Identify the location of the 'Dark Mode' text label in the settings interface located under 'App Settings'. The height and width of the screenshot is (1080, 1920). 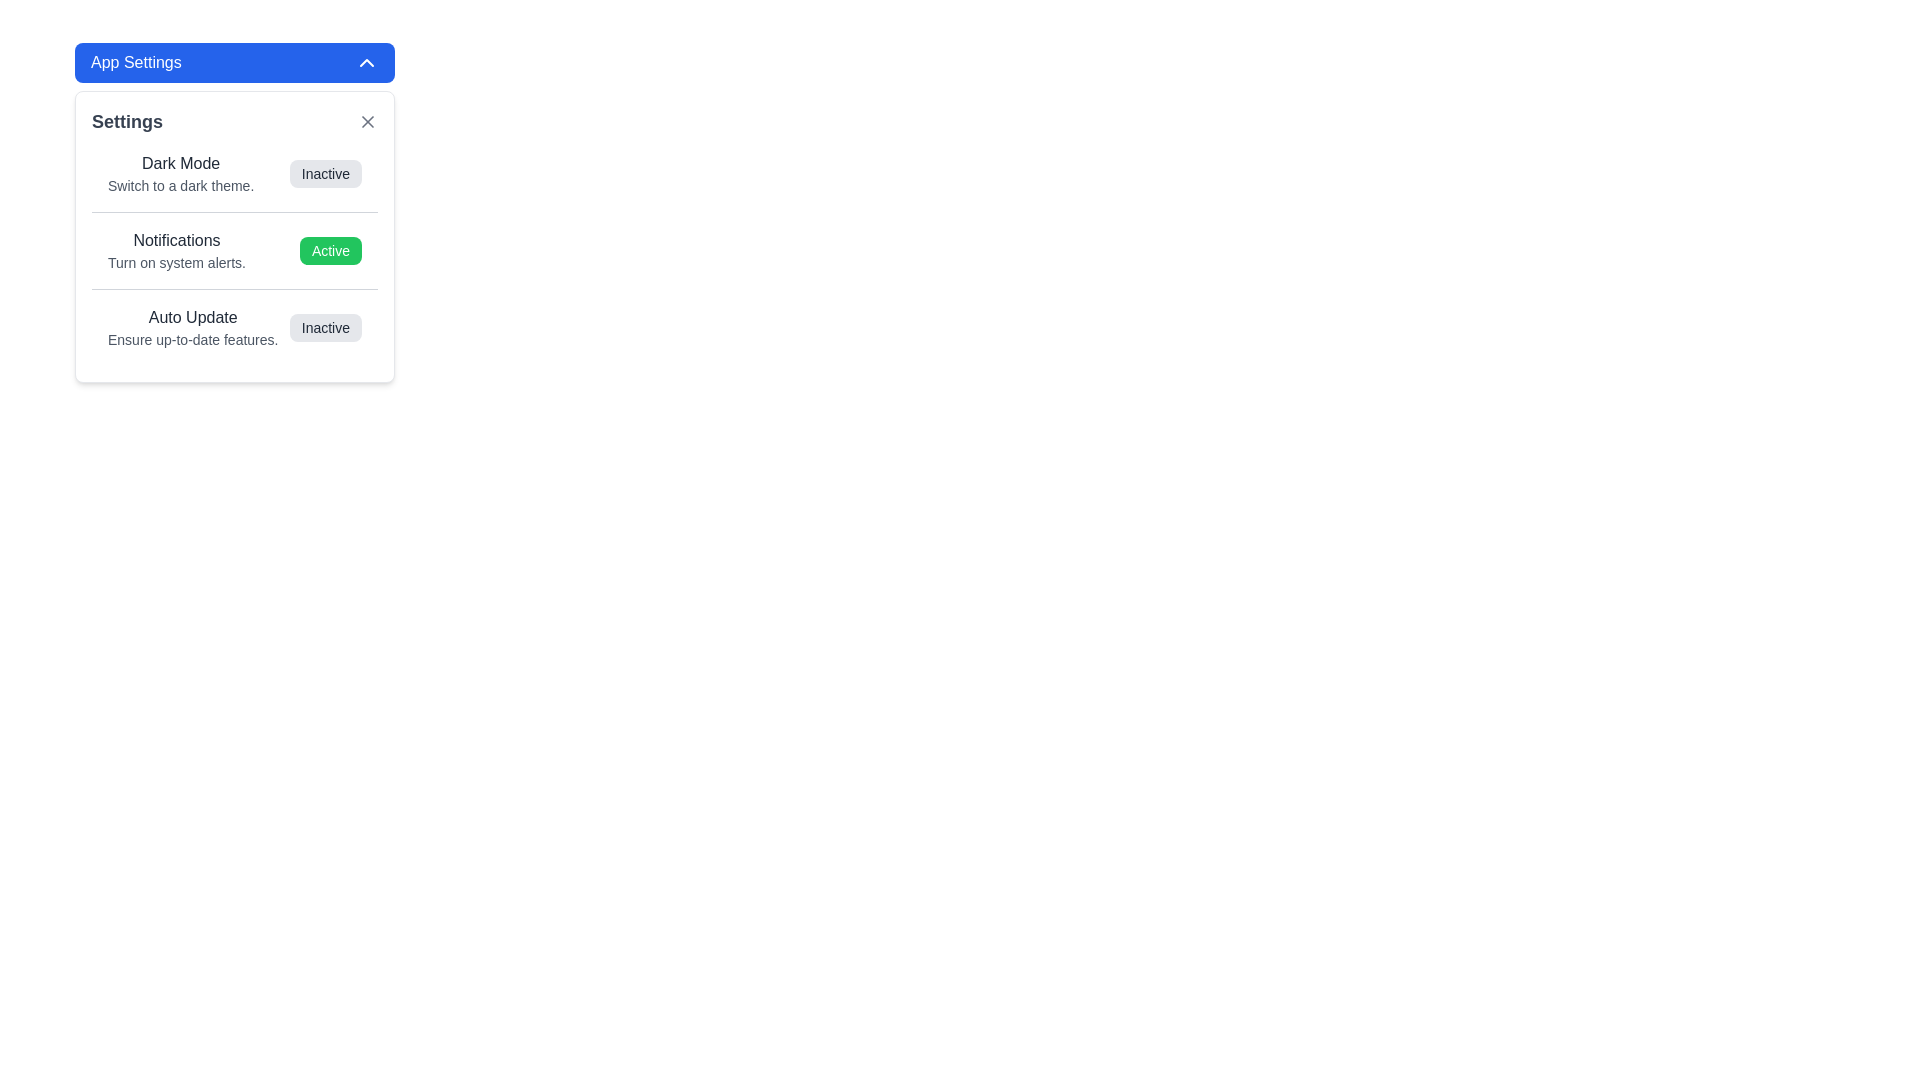
(181, 163).